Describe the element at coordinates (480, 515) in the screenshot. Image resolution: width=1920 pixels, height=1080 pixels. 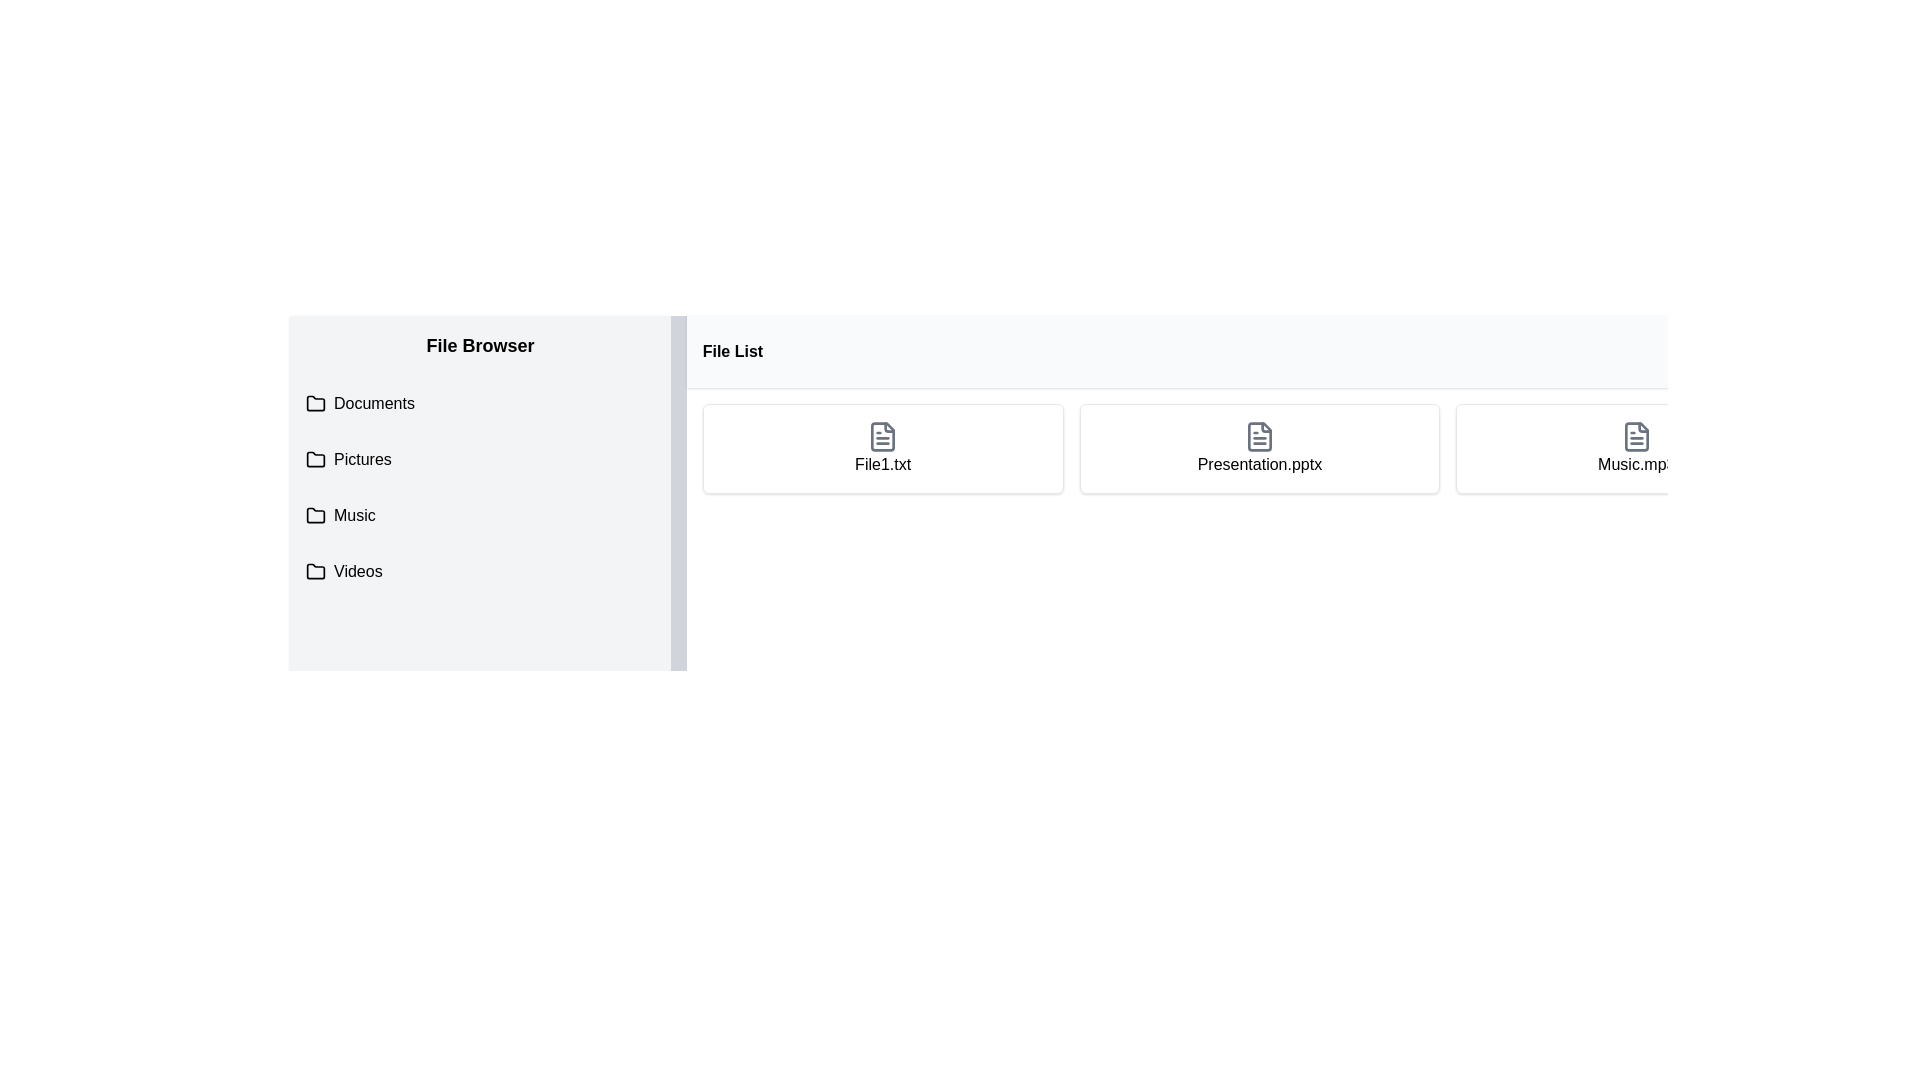
I see `the third list item labeled 'Music' in the file browser sidebar` at that location.